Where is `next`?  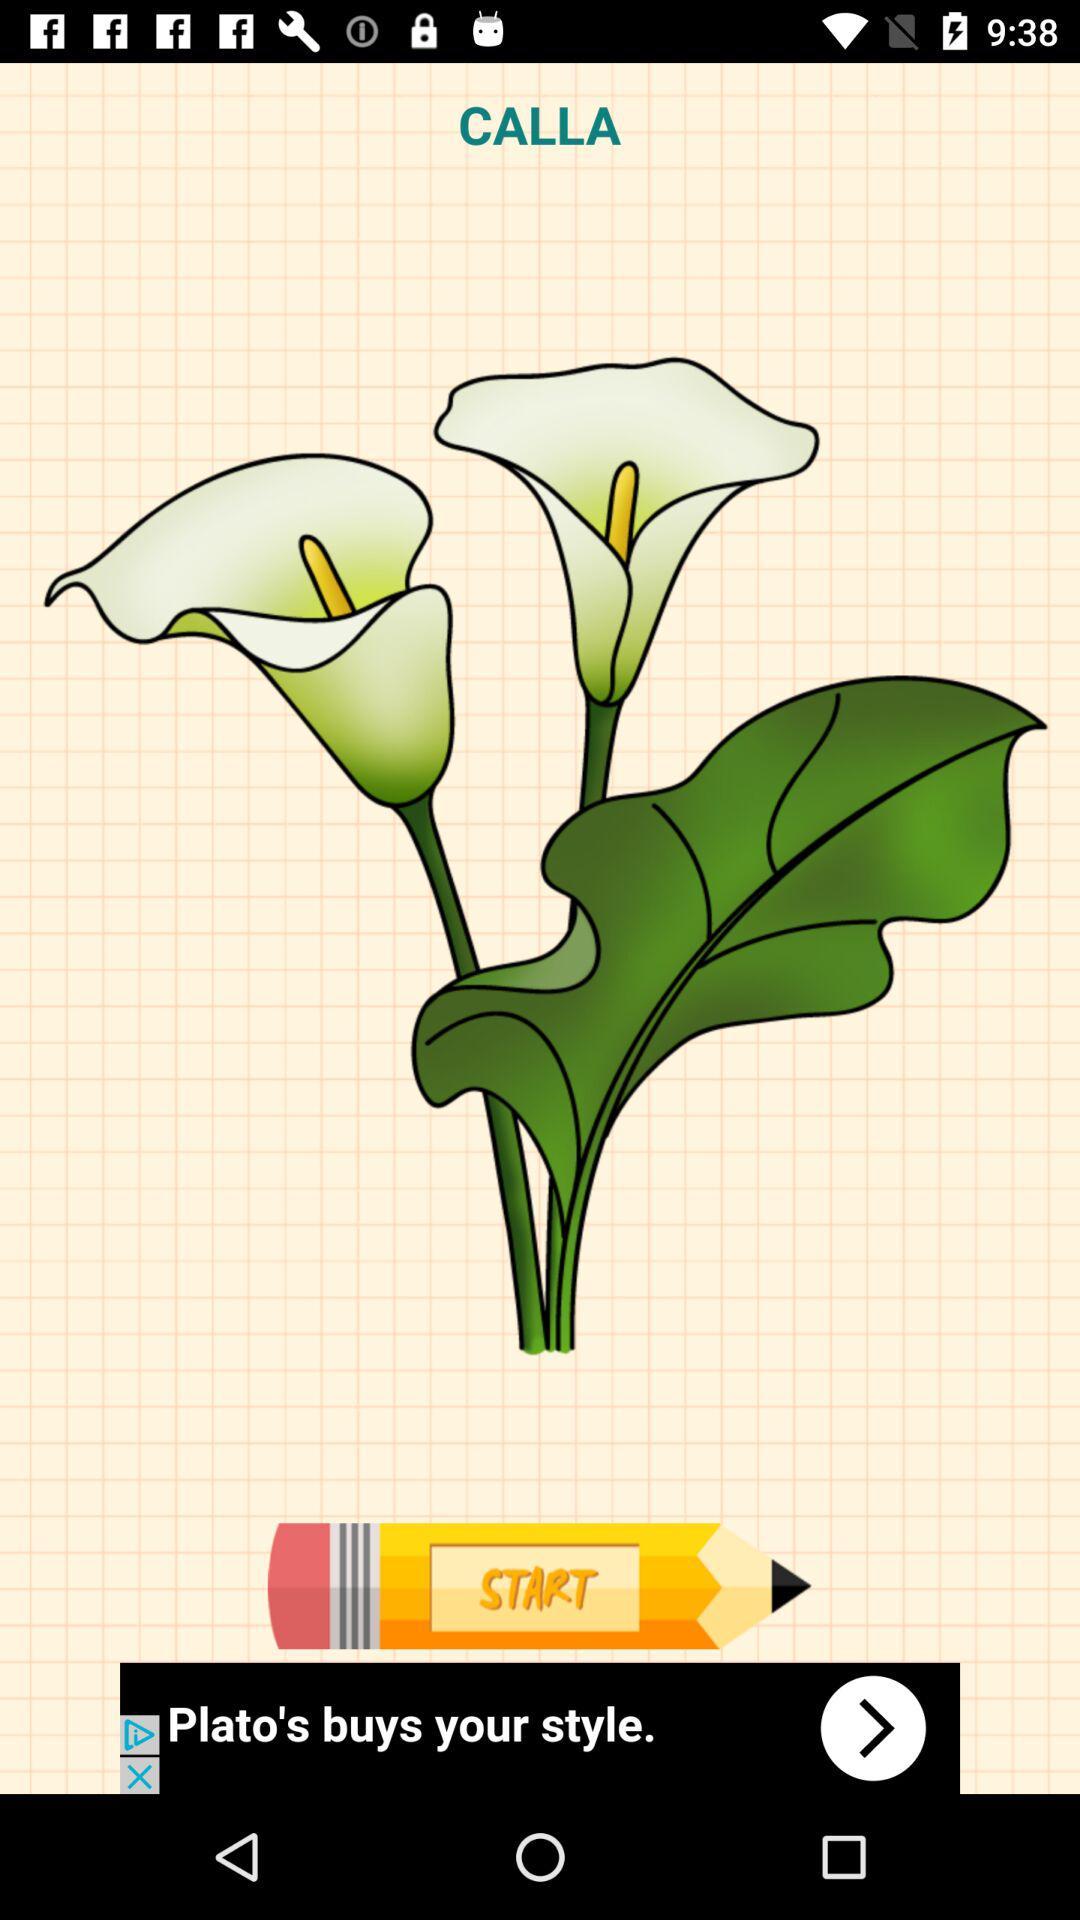
next is located at coordinates (540, 1727).